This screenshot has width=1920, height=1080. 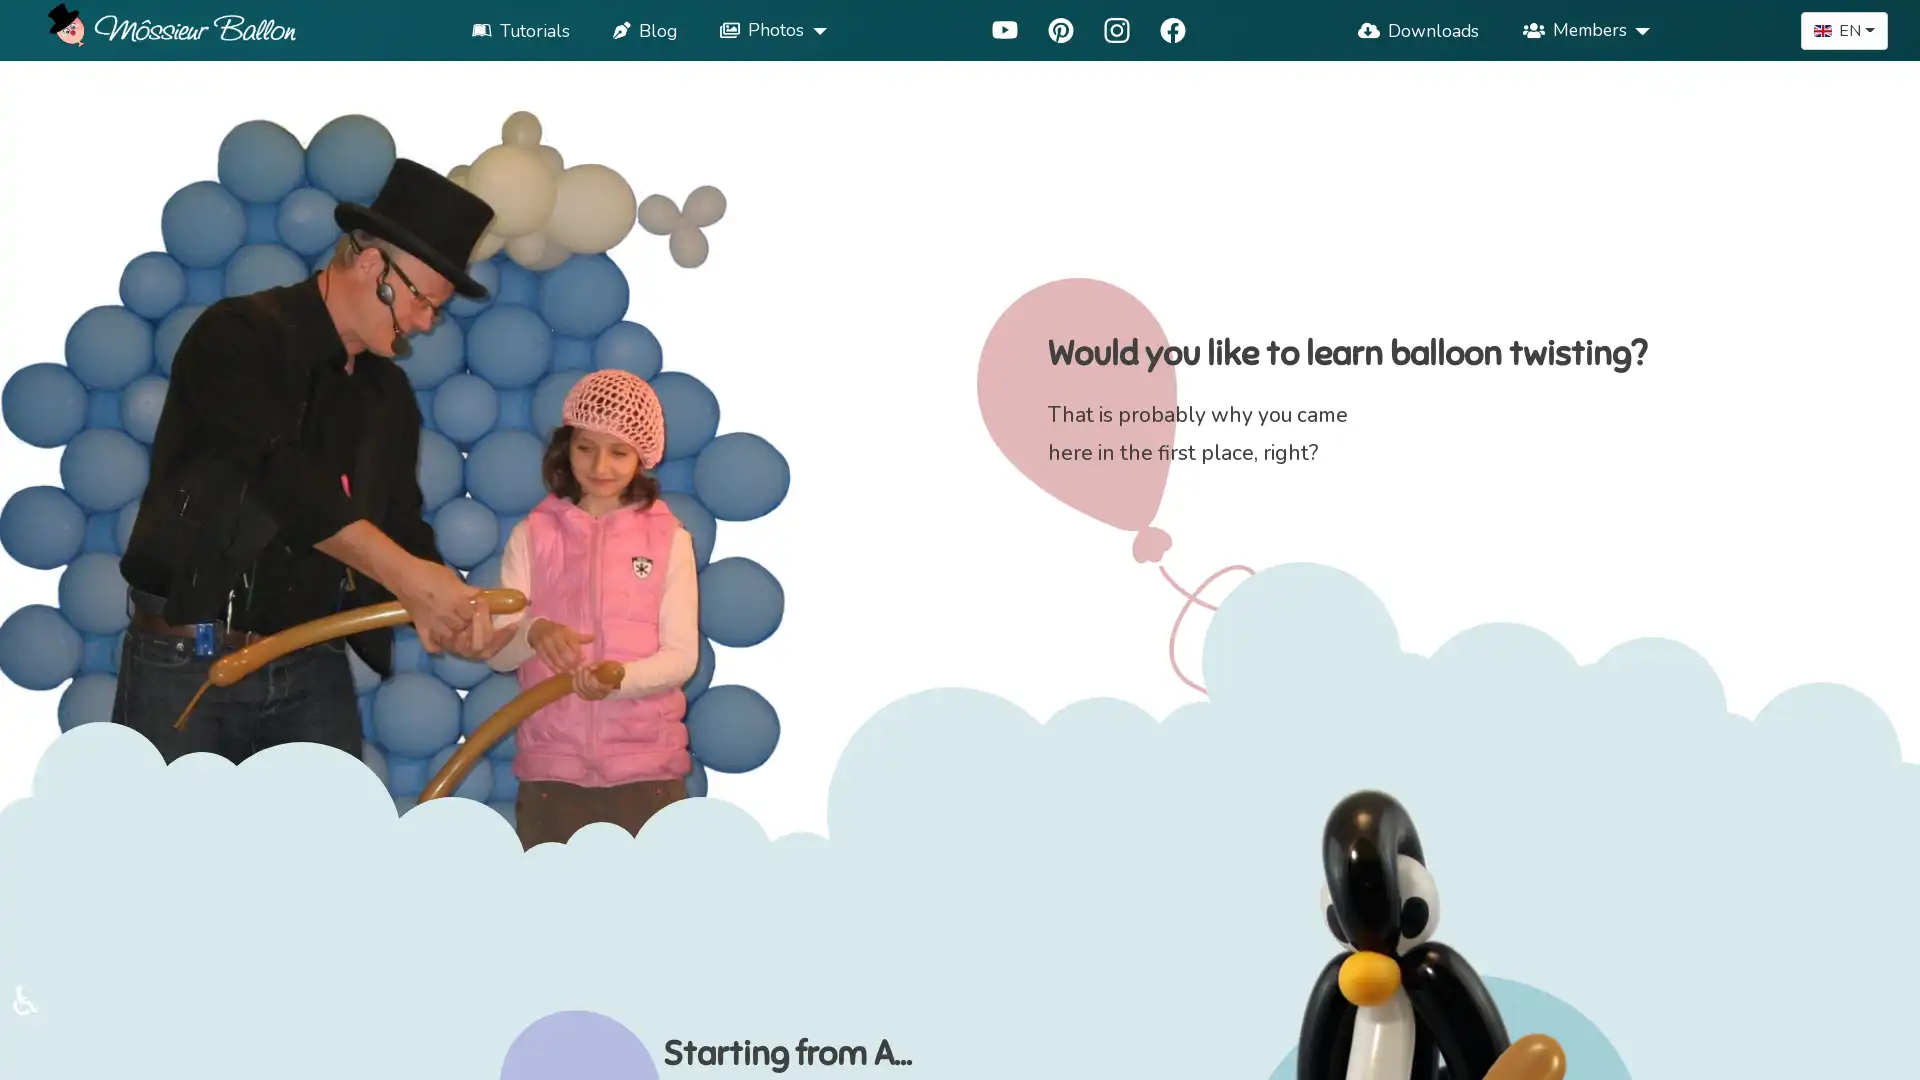 I want to click on Deny all cookies, so click(x=1232, y=1051).